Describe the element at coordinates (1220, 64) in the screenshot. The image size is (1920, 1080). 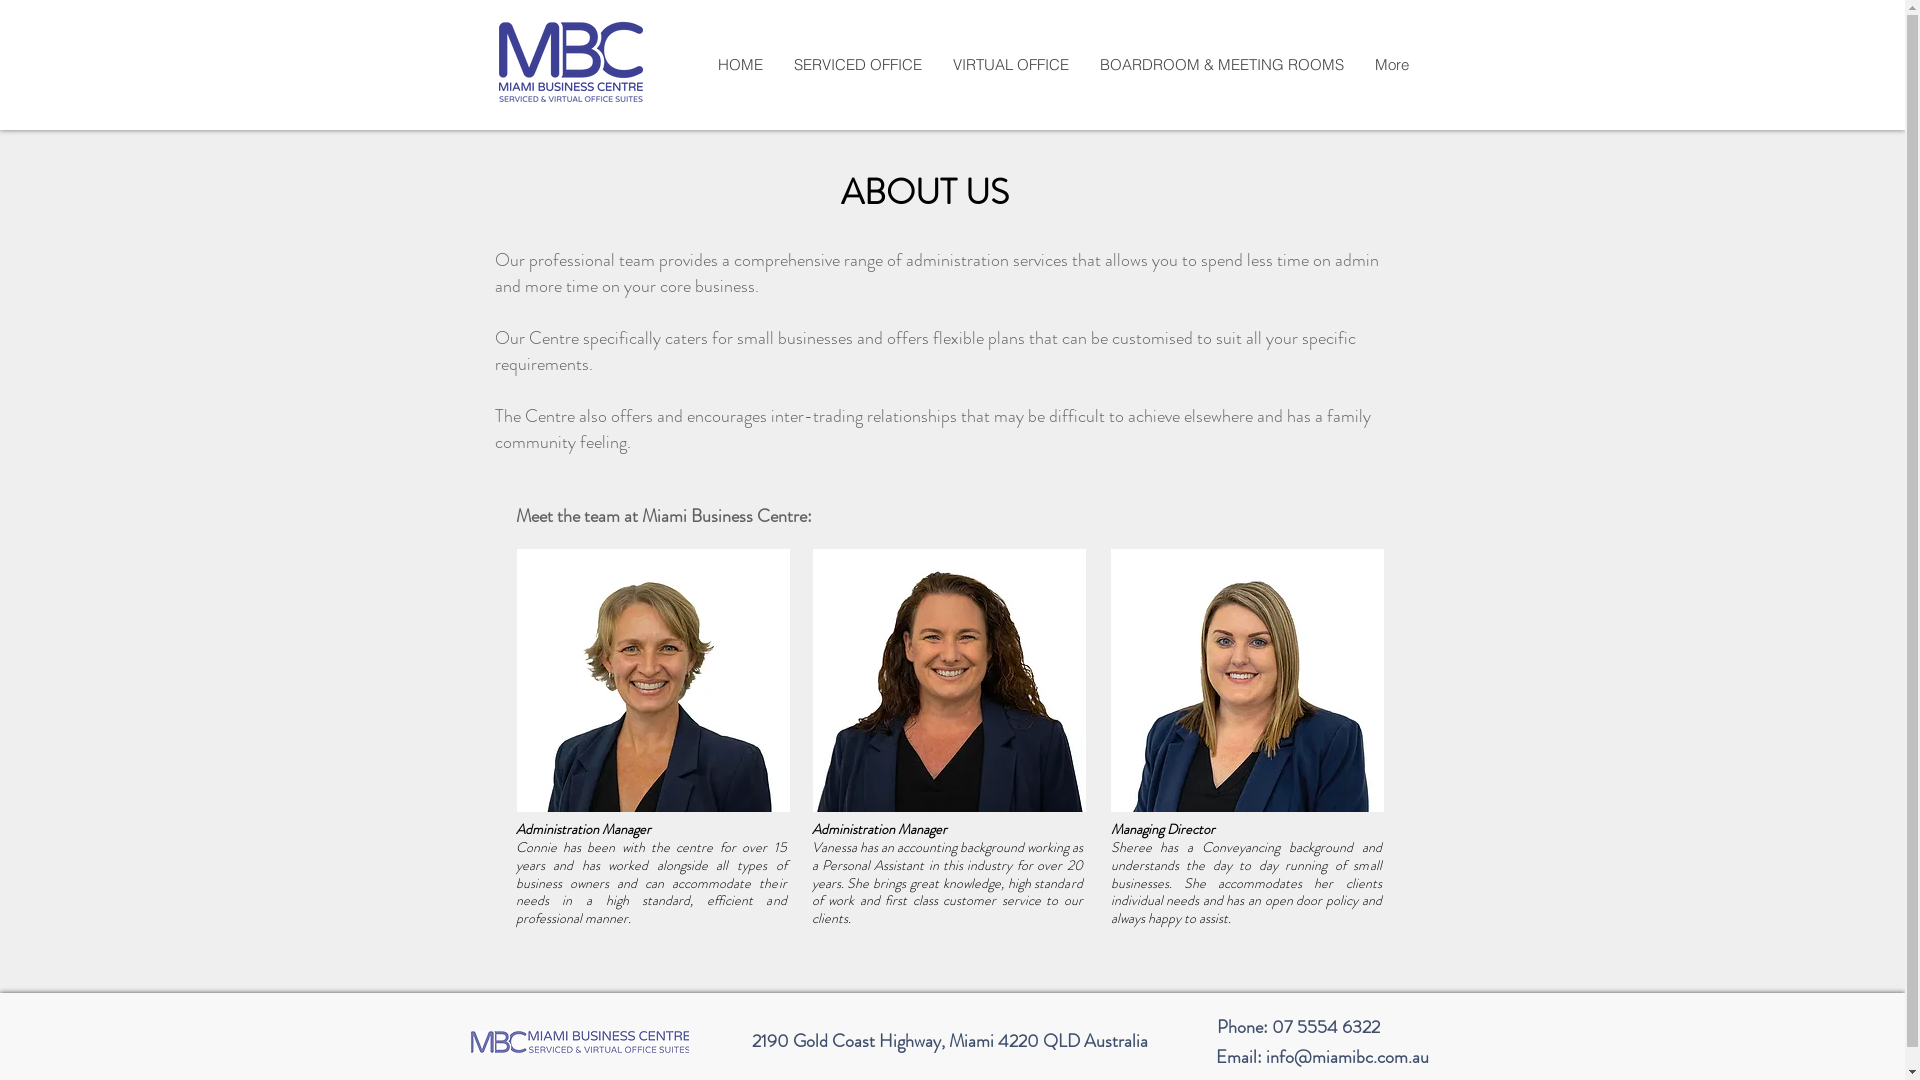
I see `'BOARDROOM & MEETING ROOMS'` at that location.